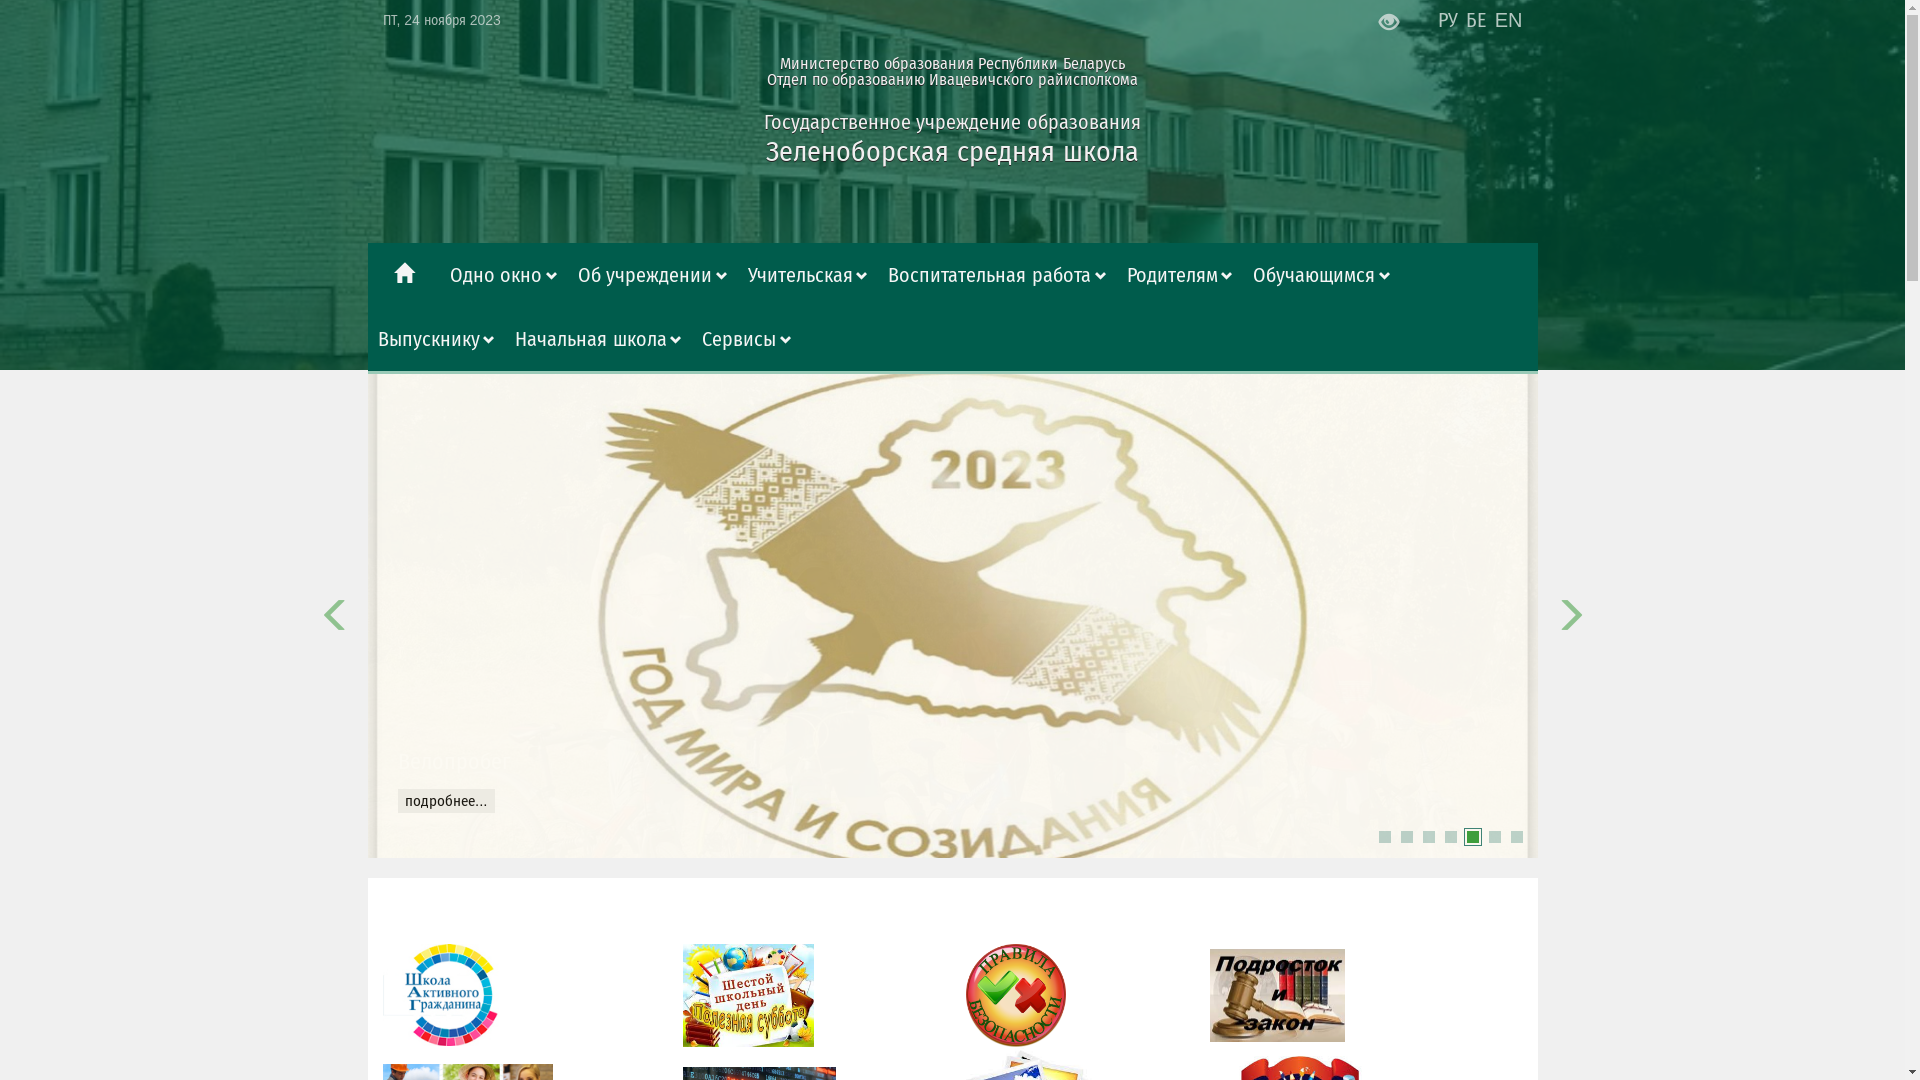 The width and height of the screenshot is (1920, 1080). I want to click on '2', so click(1399, 837).